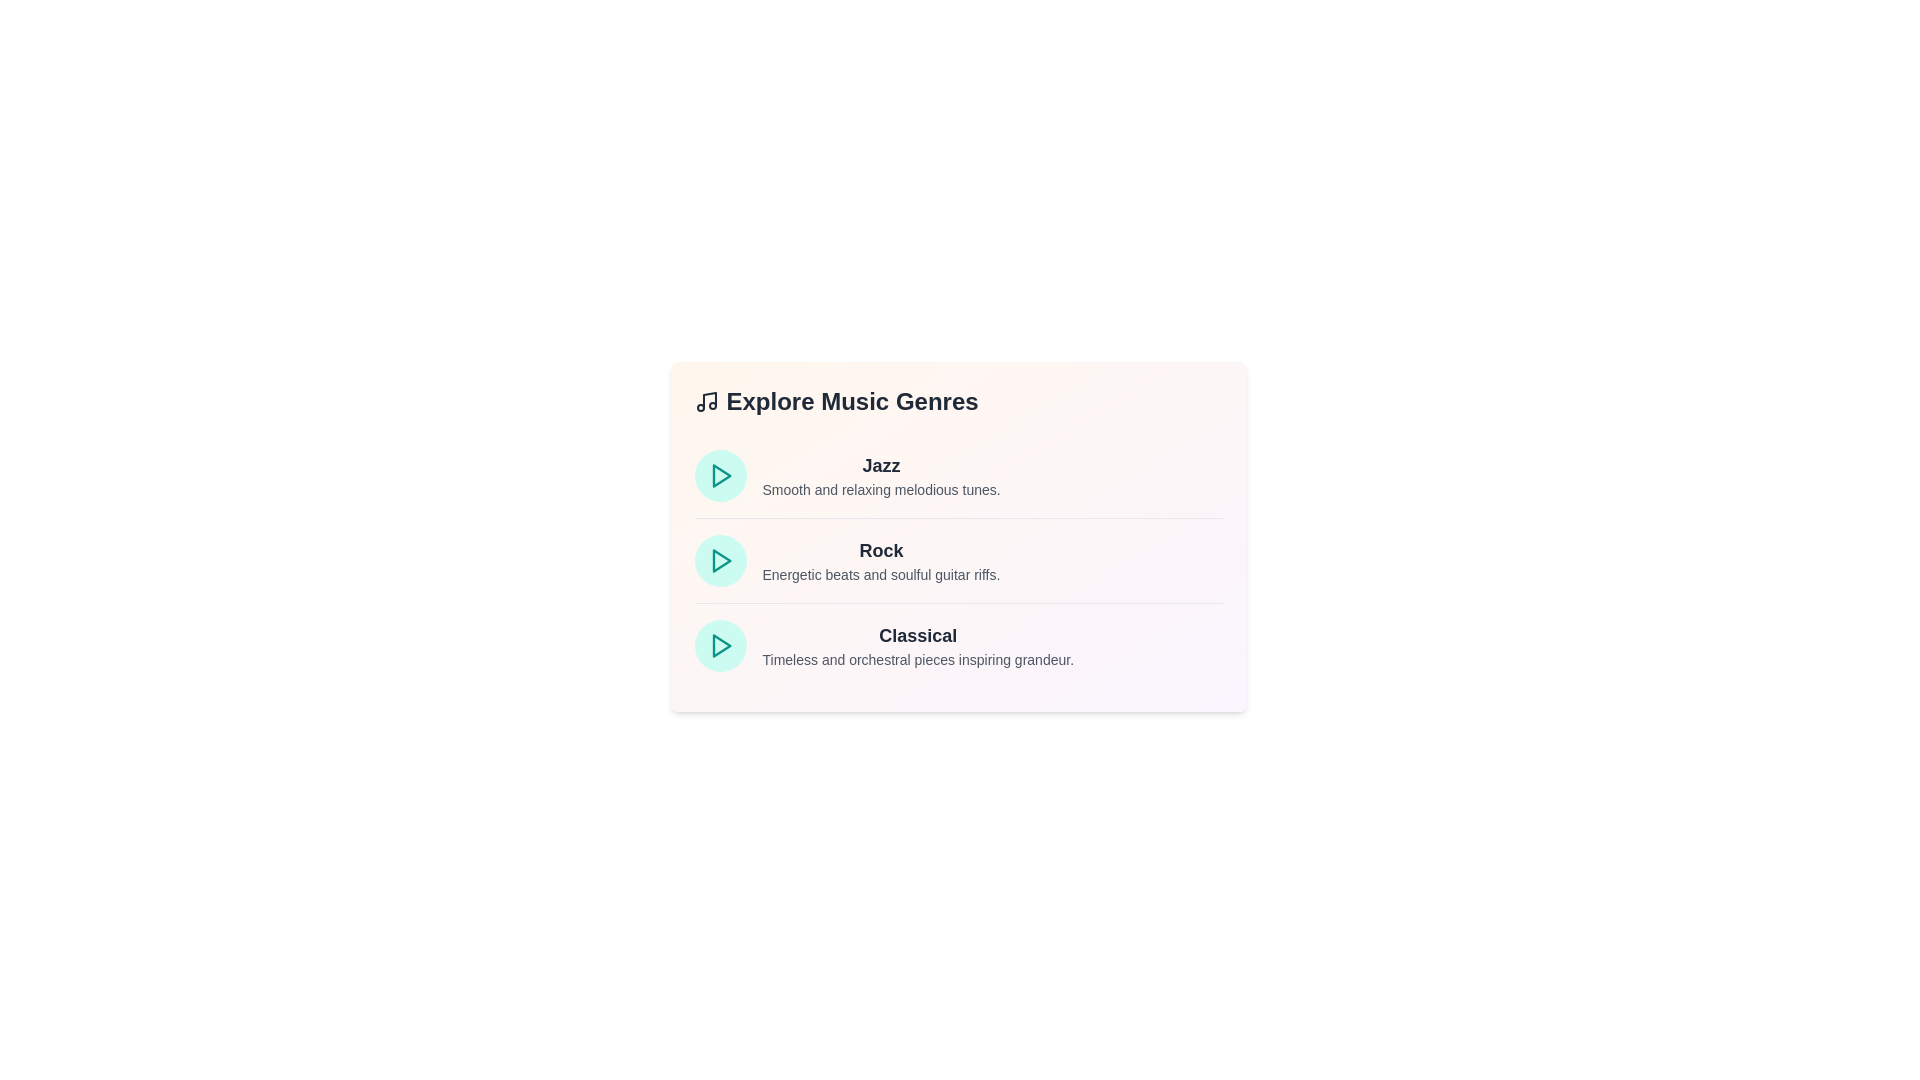 The image size is (1920, 1080). I want to click on the genre name Classical to view its tooltip, so click(917, 636).